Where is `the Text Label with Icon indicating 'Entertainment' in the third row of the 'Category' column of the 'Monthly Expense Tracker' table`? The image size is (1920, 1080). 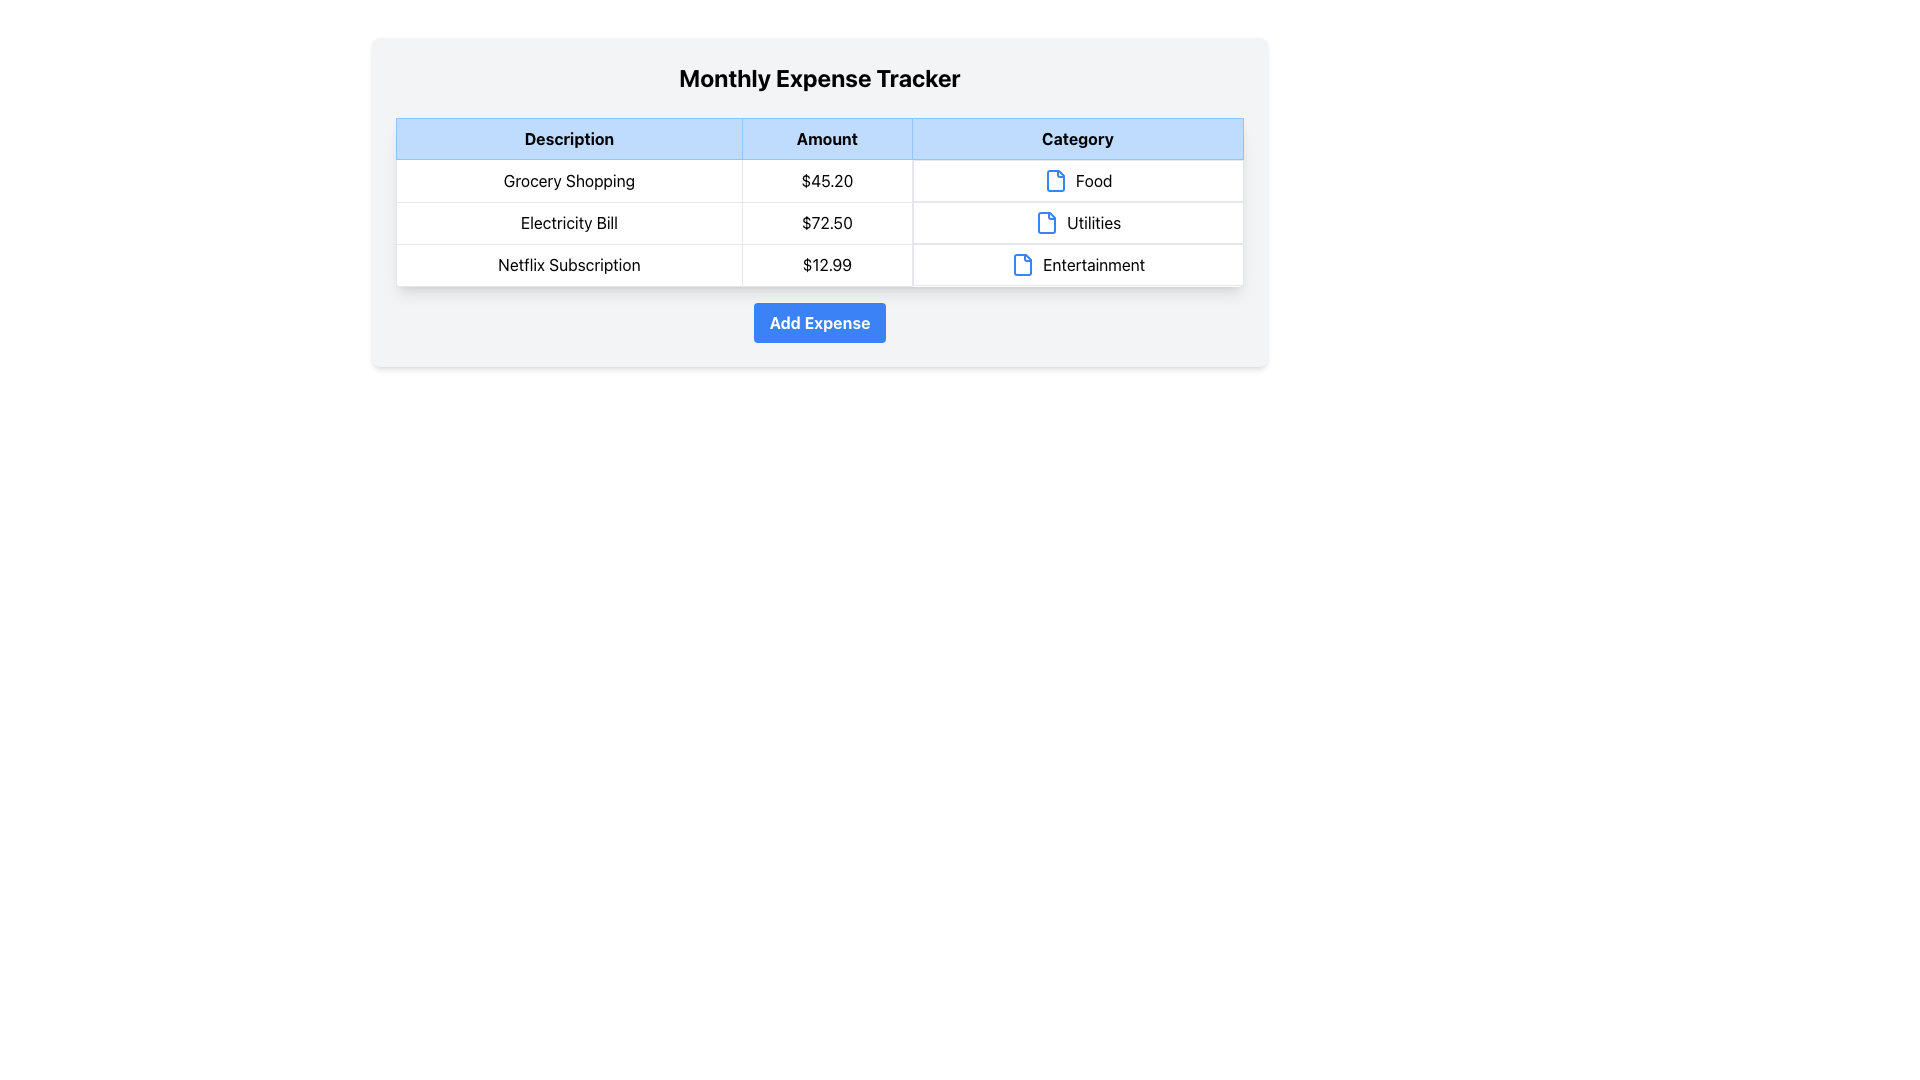 the Text Label with Icon indicating 'Entertainment' in the third row of the 'Category' column of the 'Monthly Expense Tracker' table is located at coordinates (1077, 264).